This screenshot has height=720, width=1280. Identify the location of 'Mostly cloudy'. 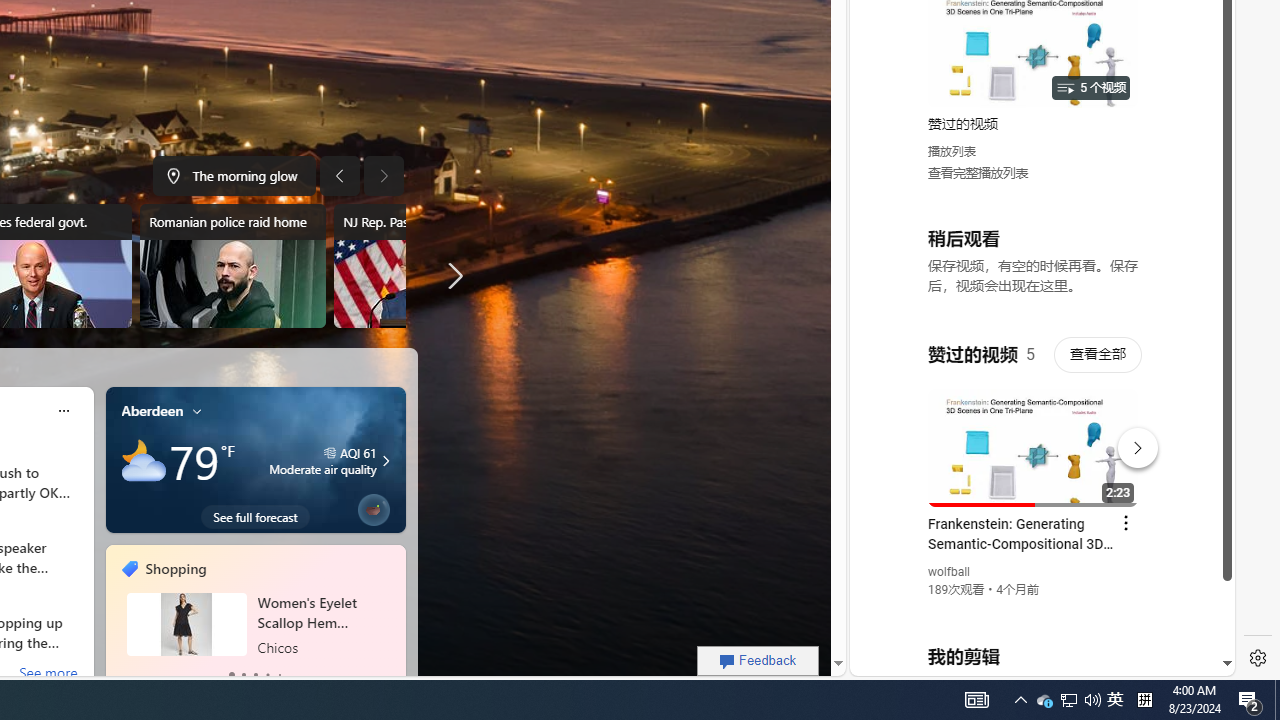
(143, 461).